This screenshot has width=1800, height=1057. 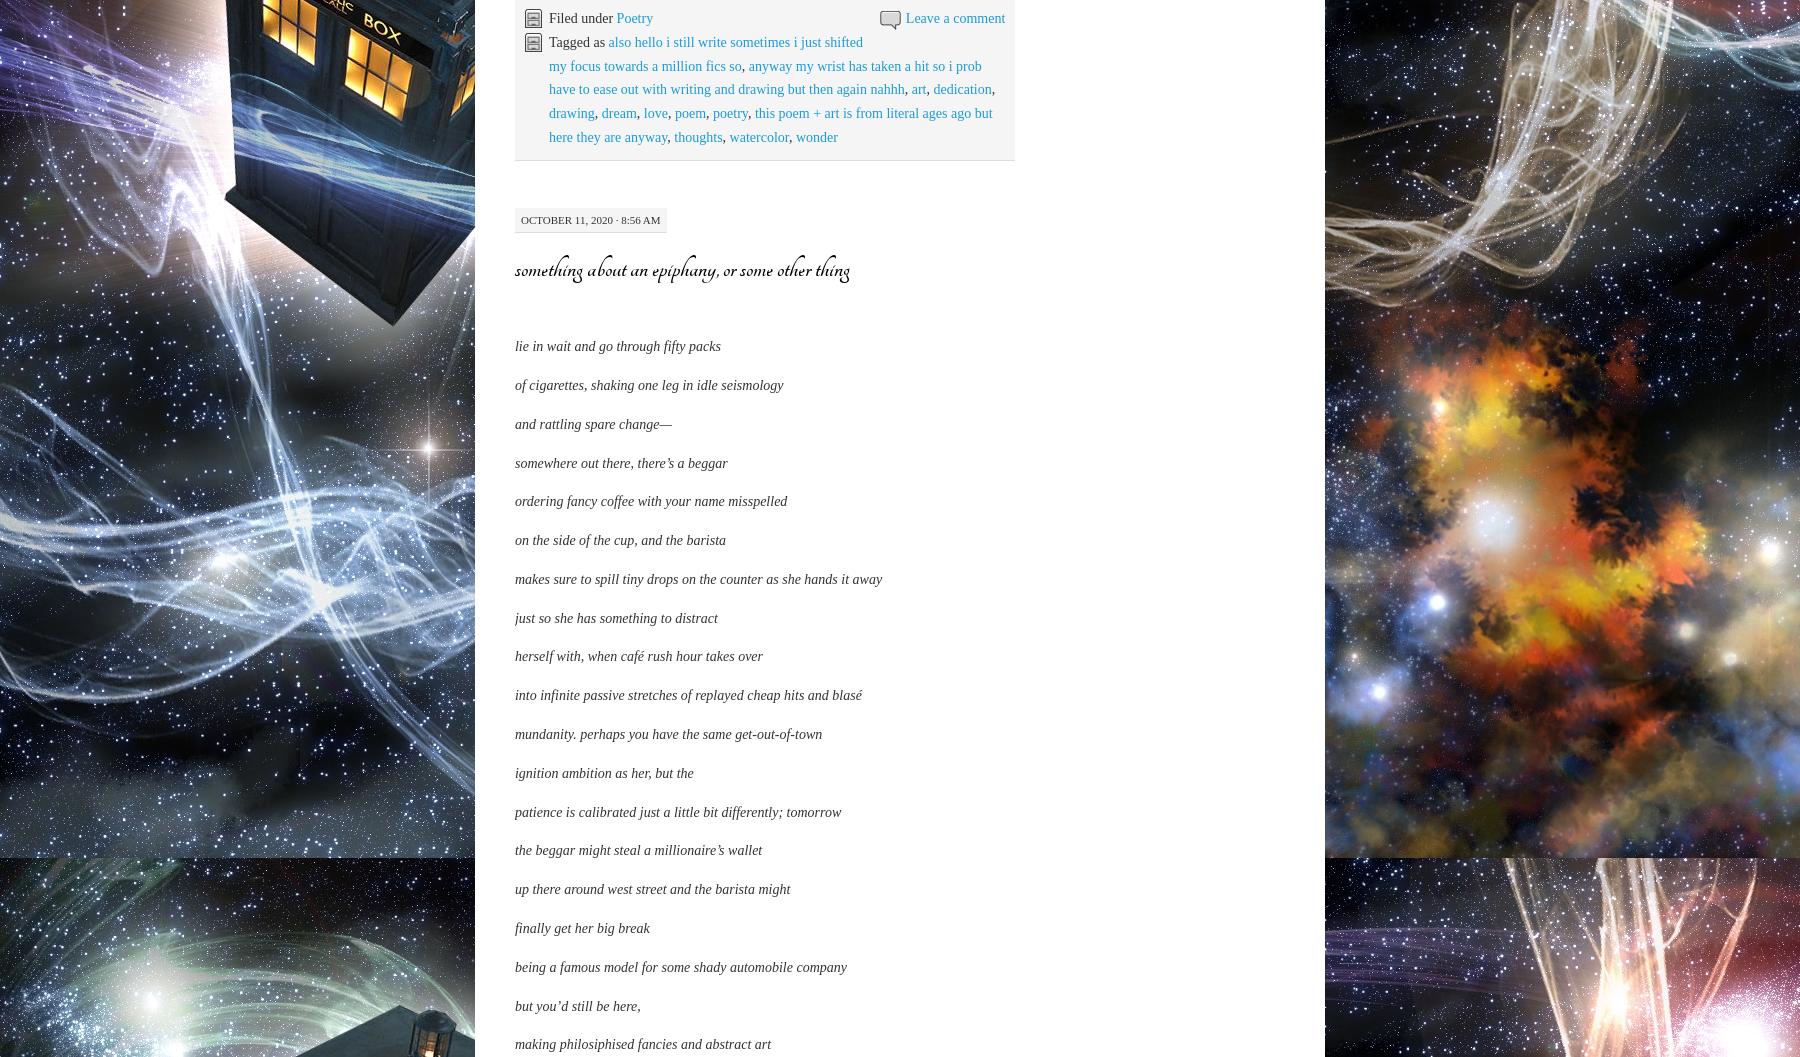 What do you see at coordinates (960, 88) in the screenshot?
I see `'dedication'` at bounding box center [960, 88].